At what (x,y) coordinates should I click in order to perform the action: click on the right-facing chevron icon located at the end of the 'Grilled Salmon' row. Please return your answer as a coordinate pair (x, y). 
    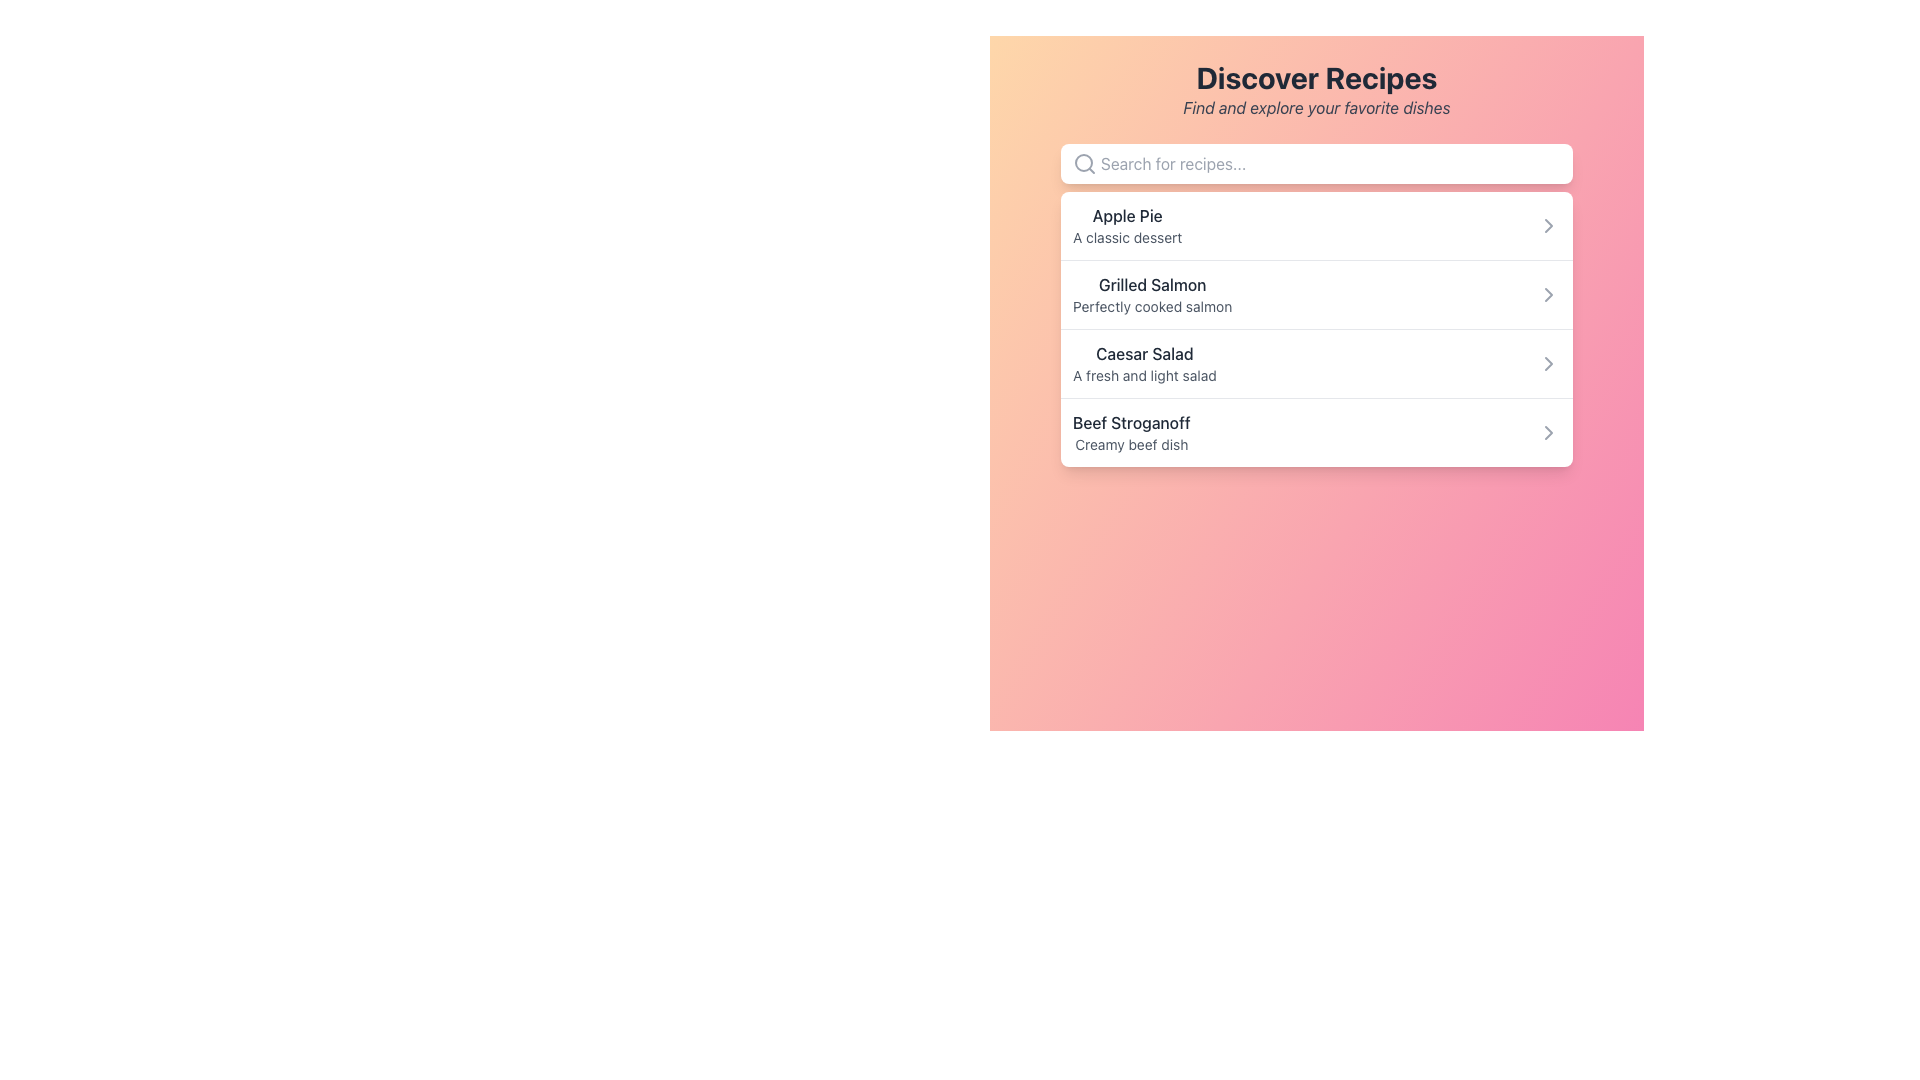
    Looking at the image, I should click on (1548, 294).